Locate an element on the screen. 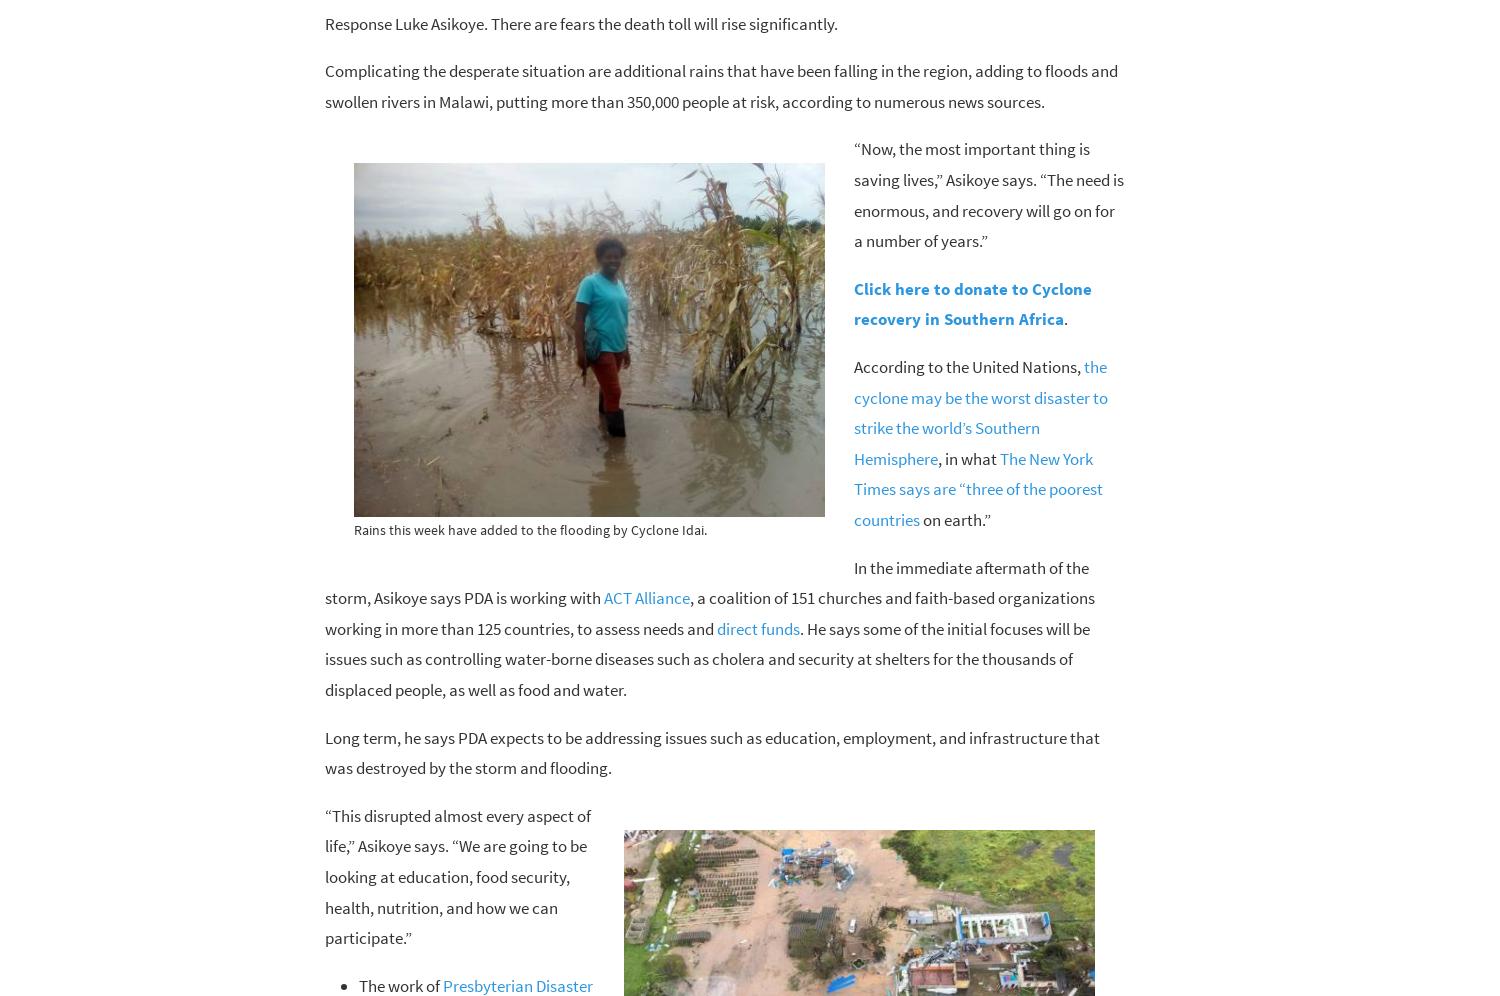 This screenshot has width=1500, height=996. ', a coalition of 151 churches and faith-based organizations working in more than 125 countries, to assess needs and' is located at coordinates (708, 613).